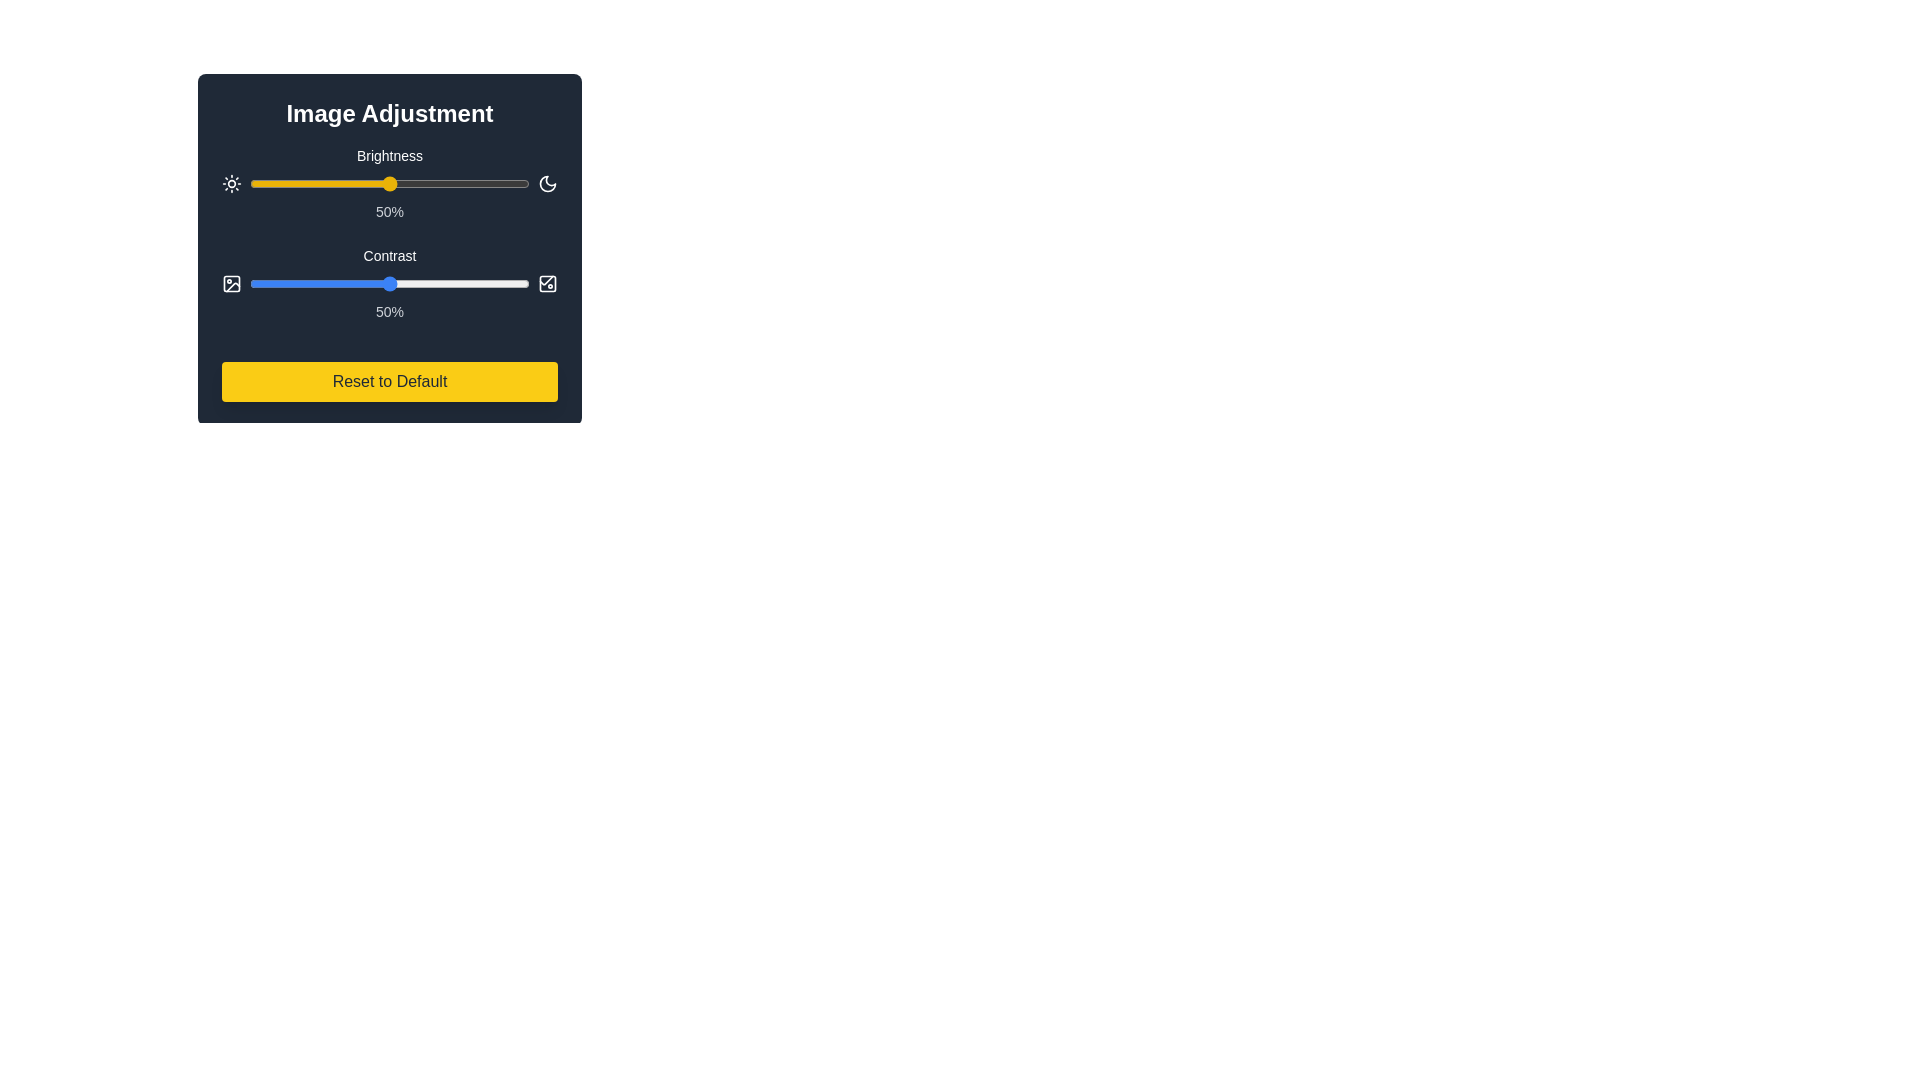 This screenshot has height=1080, width=1920. I want to click on the 'Brightness' label which is a small, white, centrally aligned text on a dark background, located at the top of the brightness adjustment section, so click(389, 154).